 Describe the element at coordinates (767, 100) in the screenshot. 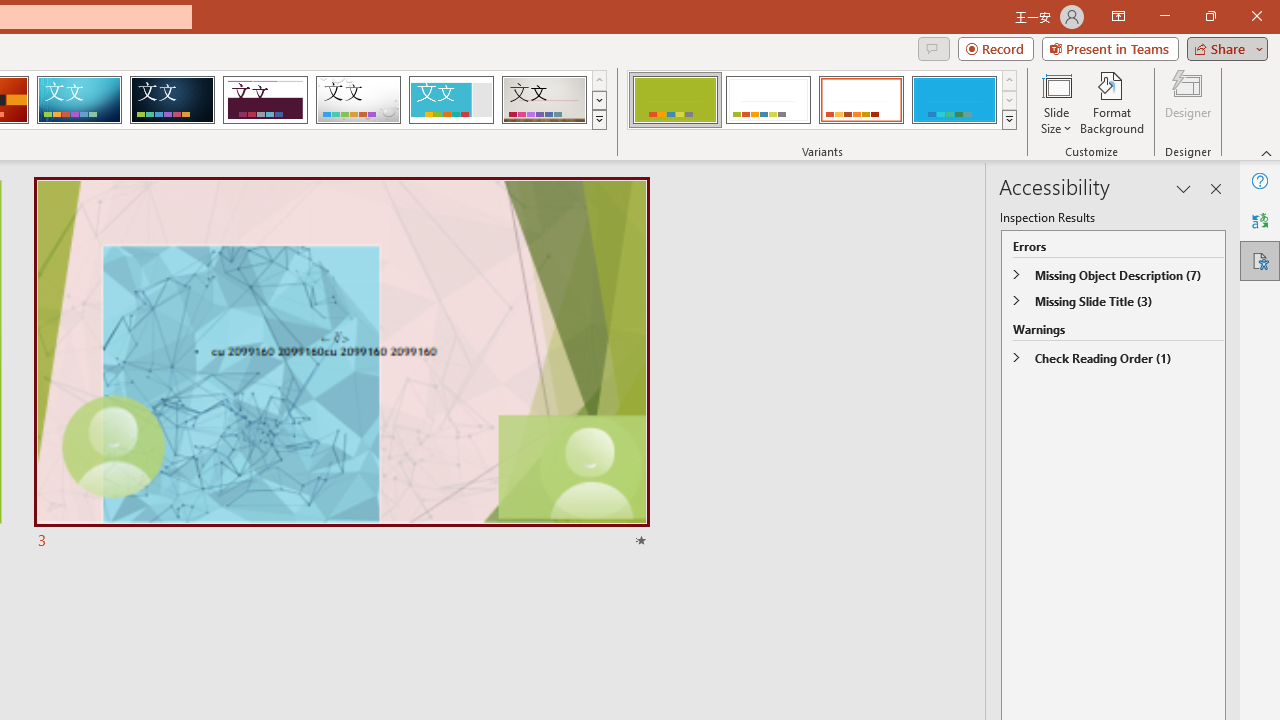

I see `'Basis Variant 2'` at that location.